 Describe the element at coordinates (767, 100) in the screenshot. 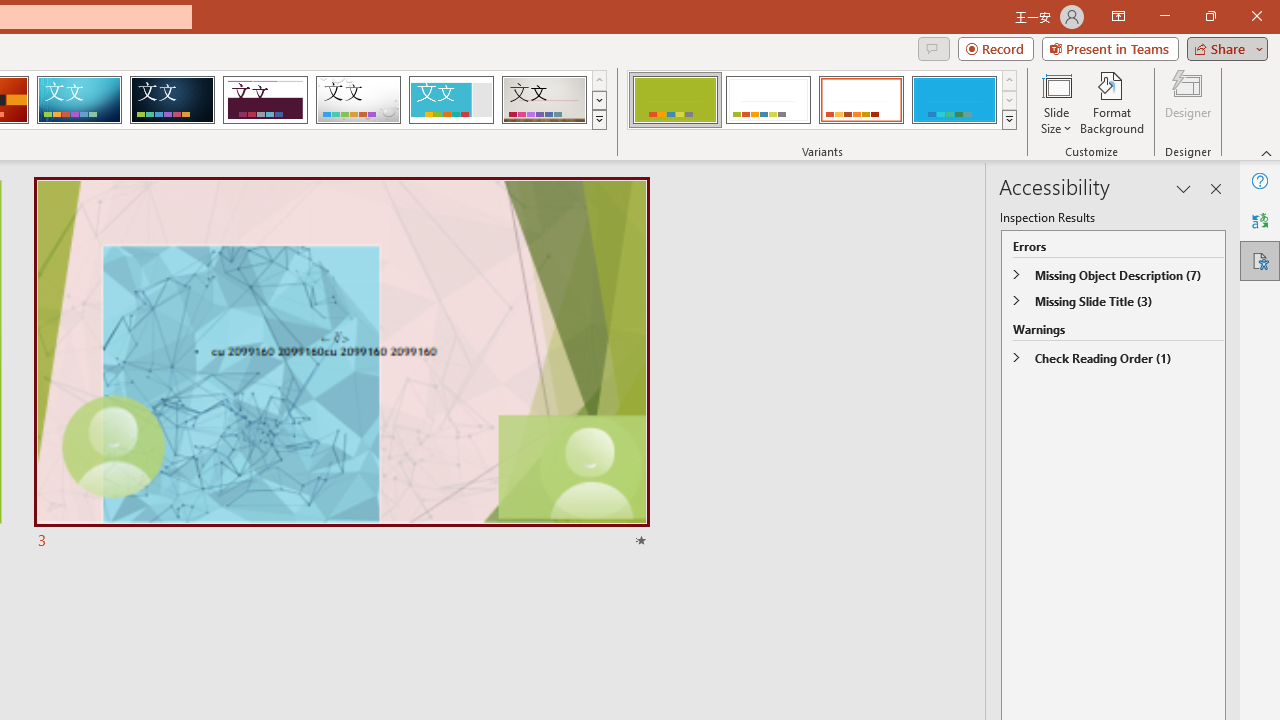

I see `'Basis Variant 2'` at that location.